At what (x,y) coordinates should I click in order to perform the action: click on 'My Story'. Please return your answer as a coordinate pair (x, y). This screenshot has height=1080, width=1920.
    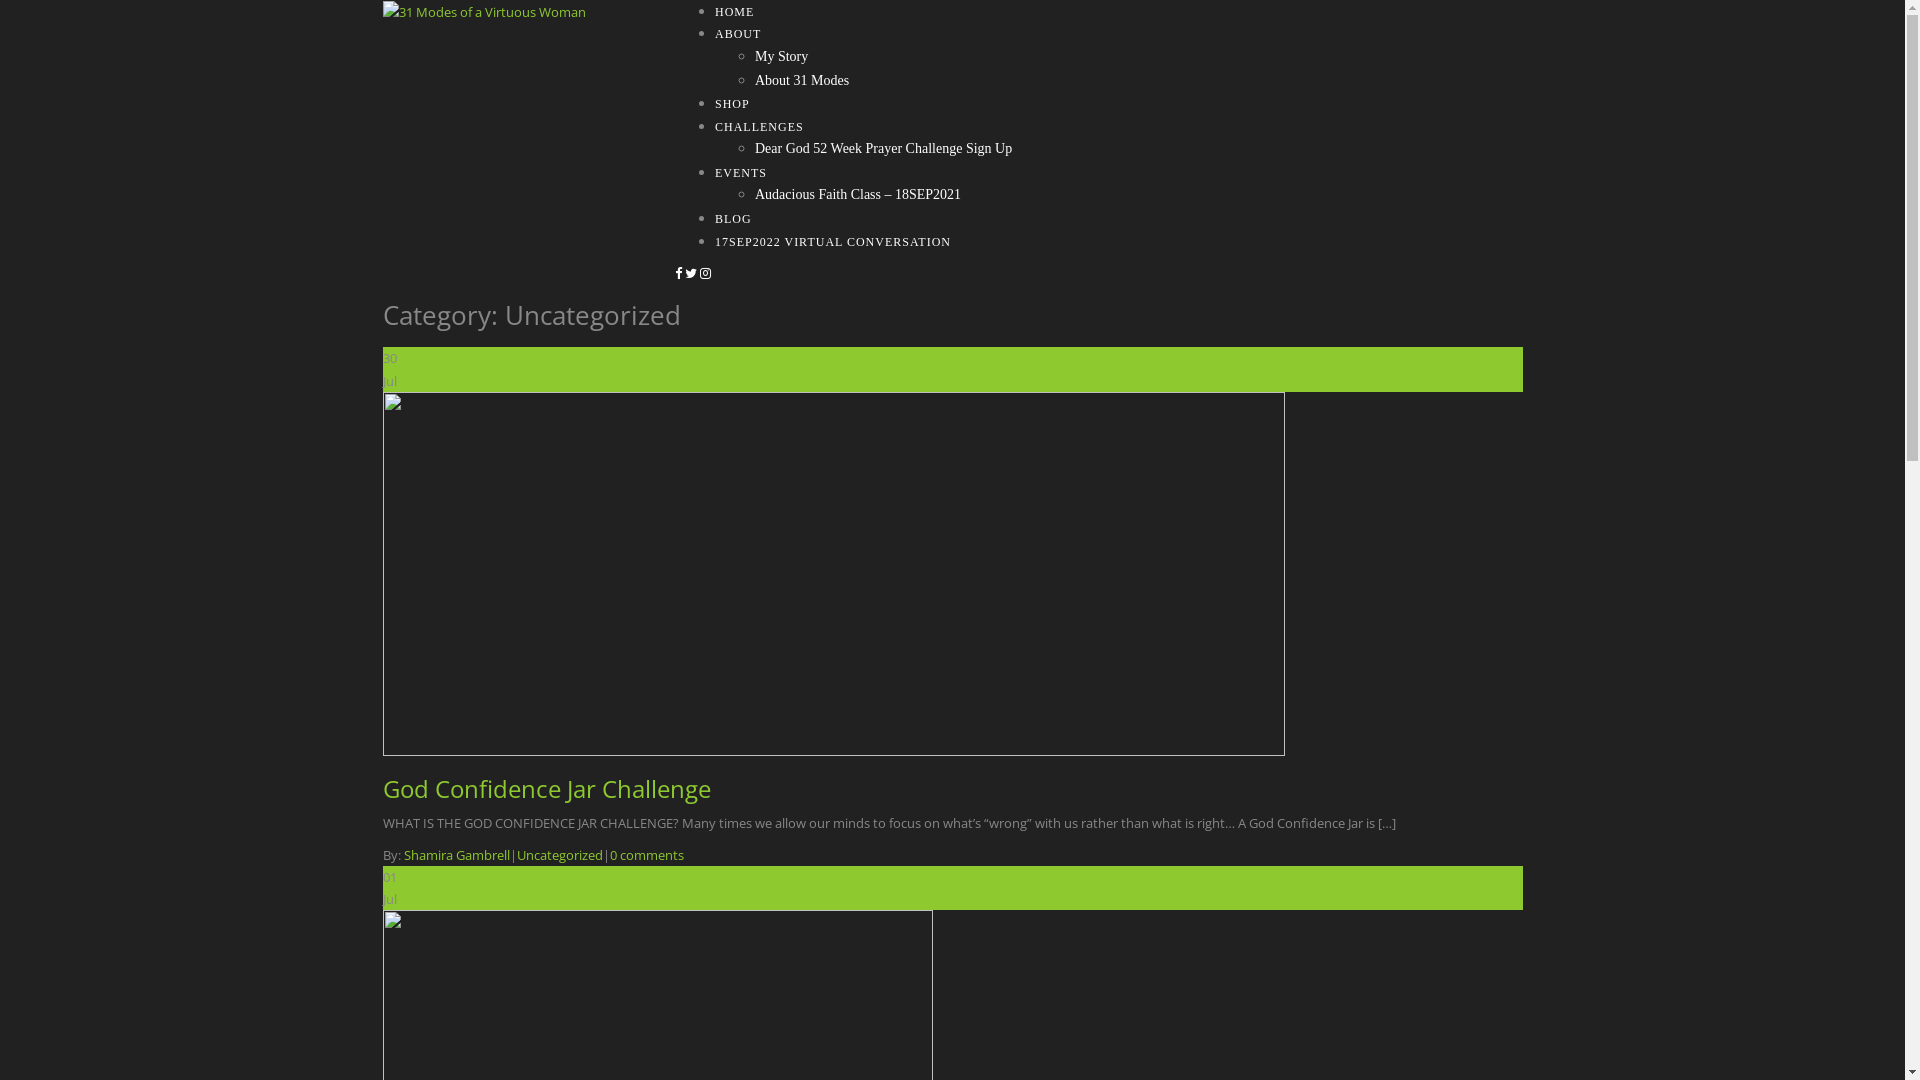
    Looking at the image, I should click on (780, 55).